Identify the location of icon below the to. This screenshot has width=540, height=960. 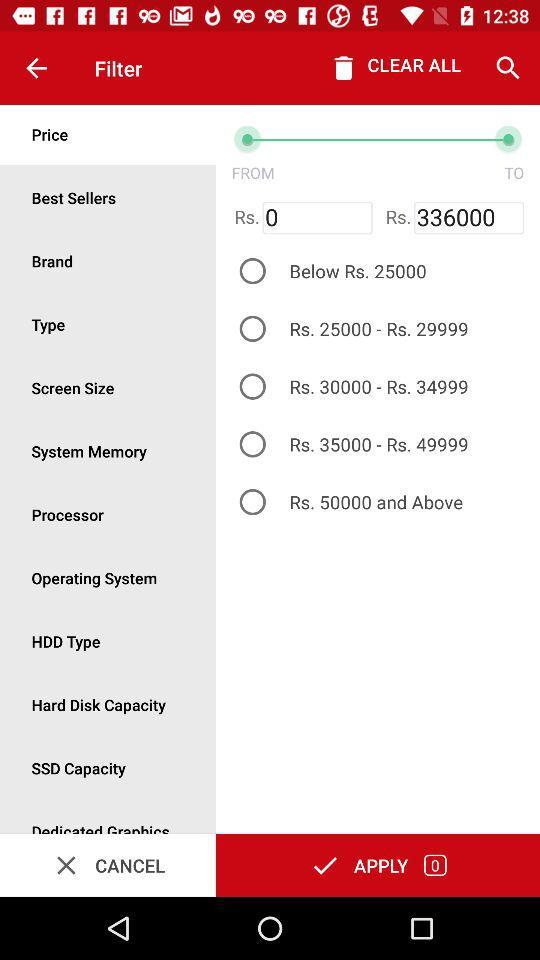
(469, 218).